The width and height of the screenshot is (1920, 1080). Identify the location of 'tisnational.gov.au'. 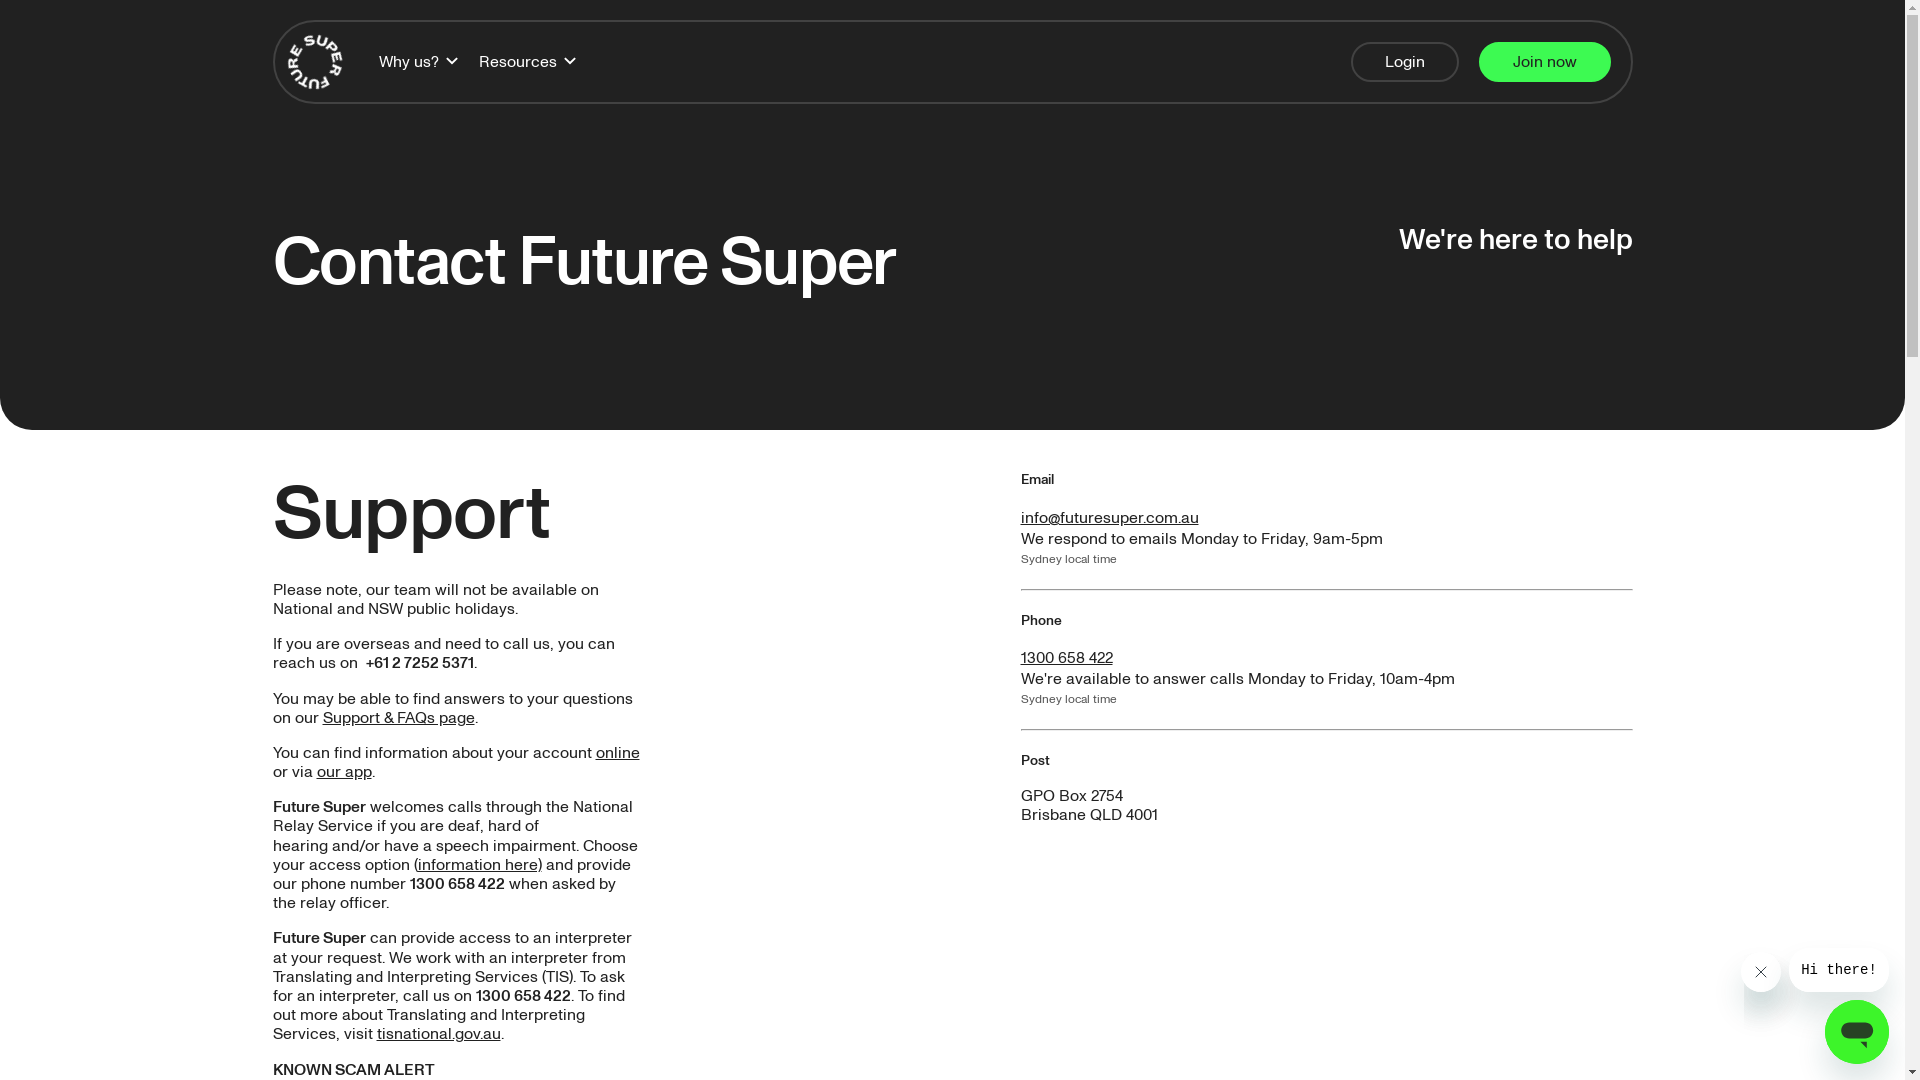
(436, 1033).